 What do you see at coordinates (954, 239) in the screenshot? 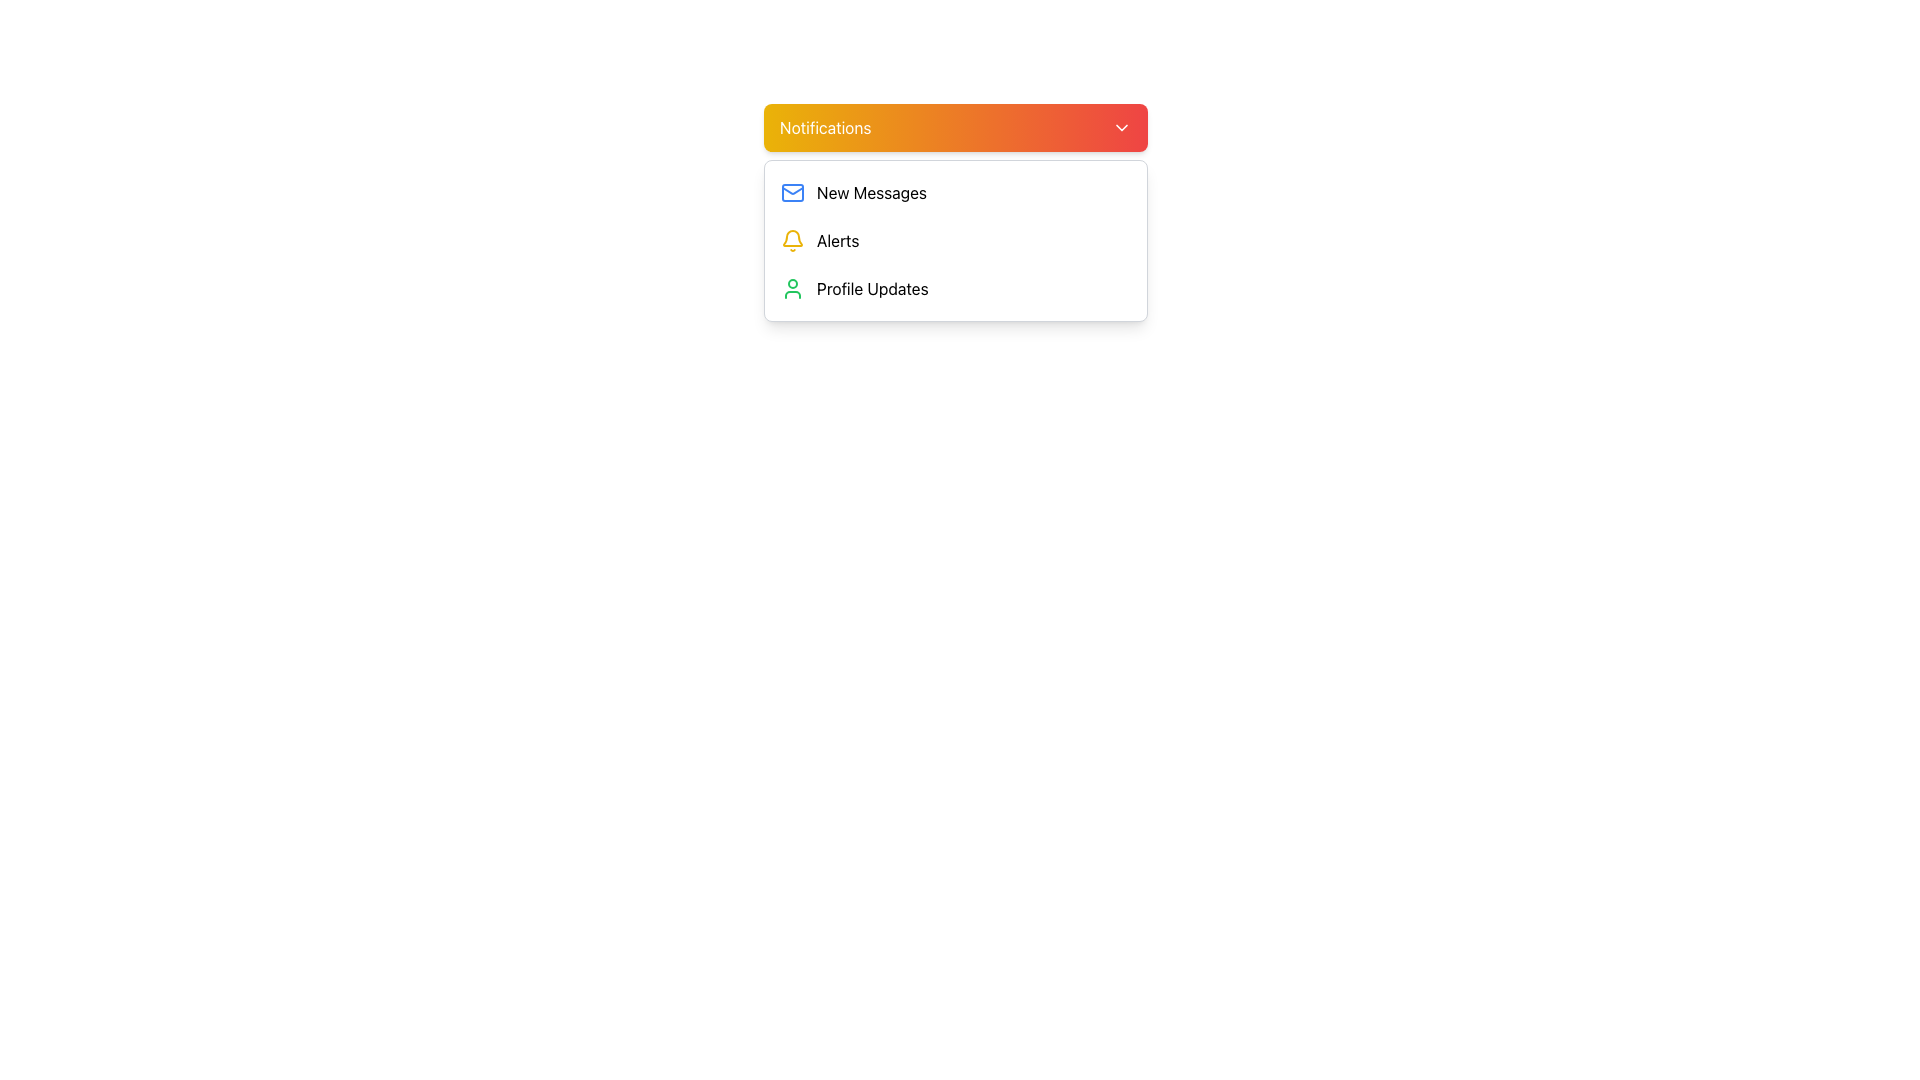
I see `keyboard navigation` at bounding box center [954, 239].